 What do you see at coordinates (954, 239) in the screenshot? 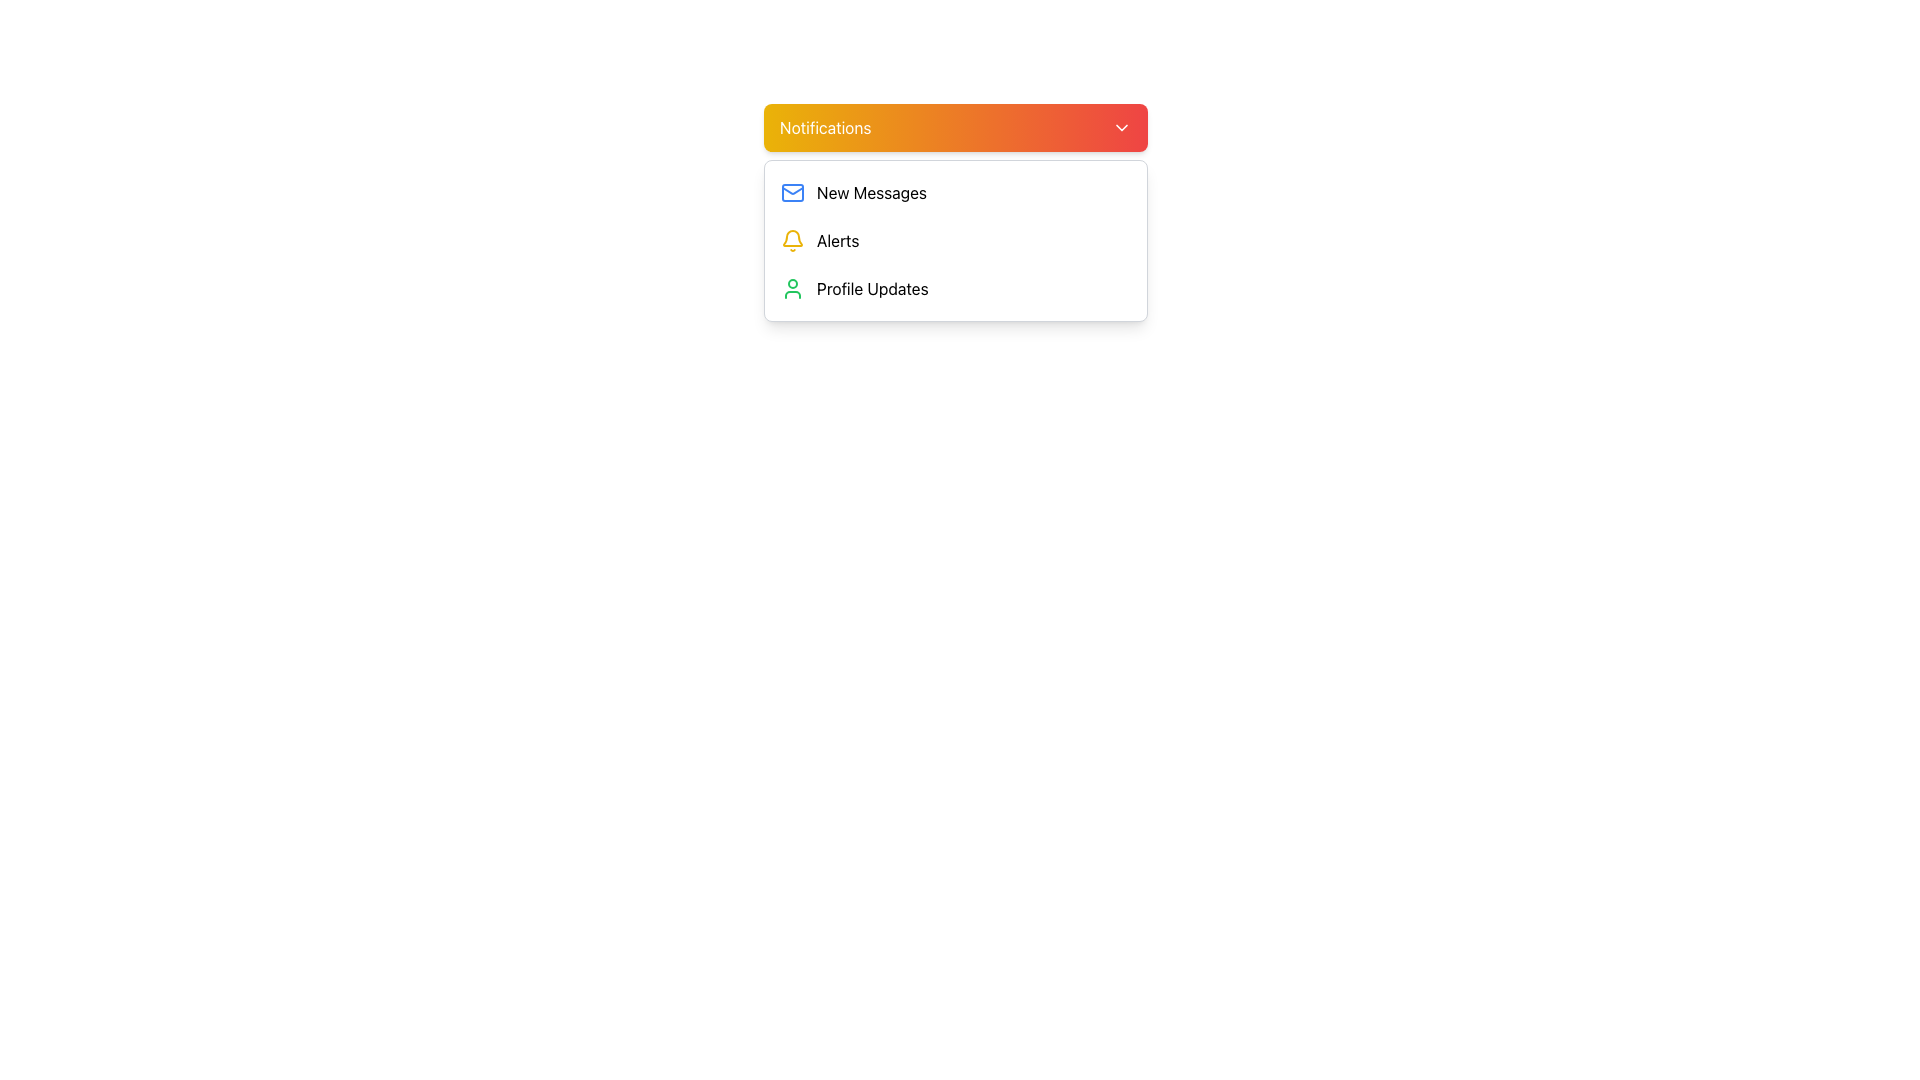
I see `keyboard navigation` at bounding box center [954, 239].